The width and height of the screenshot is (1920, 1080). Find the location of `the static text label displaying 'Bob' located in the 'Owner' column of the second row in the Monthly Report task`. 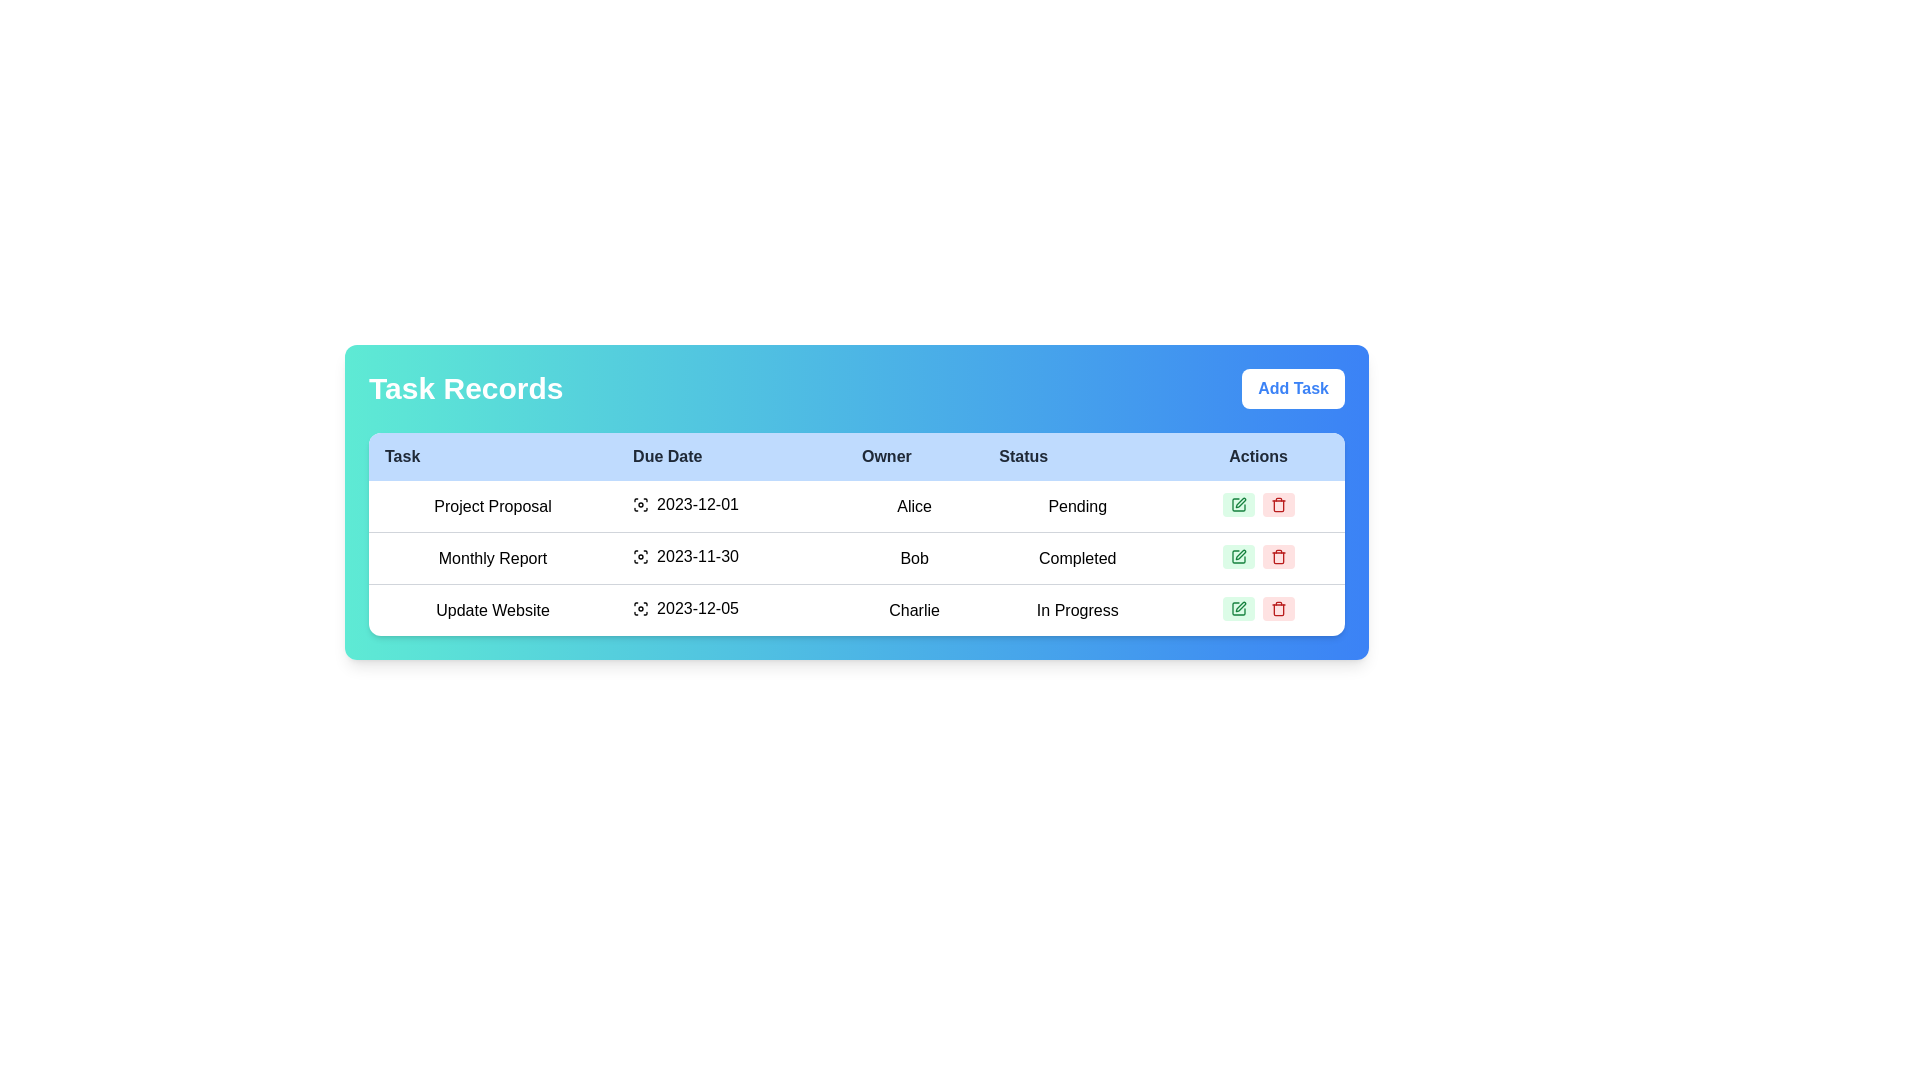

the static text label displaying 'Bob' located in the 'Owner' column of the second row in the Monthly Report task is located at coordinates (913, 558).